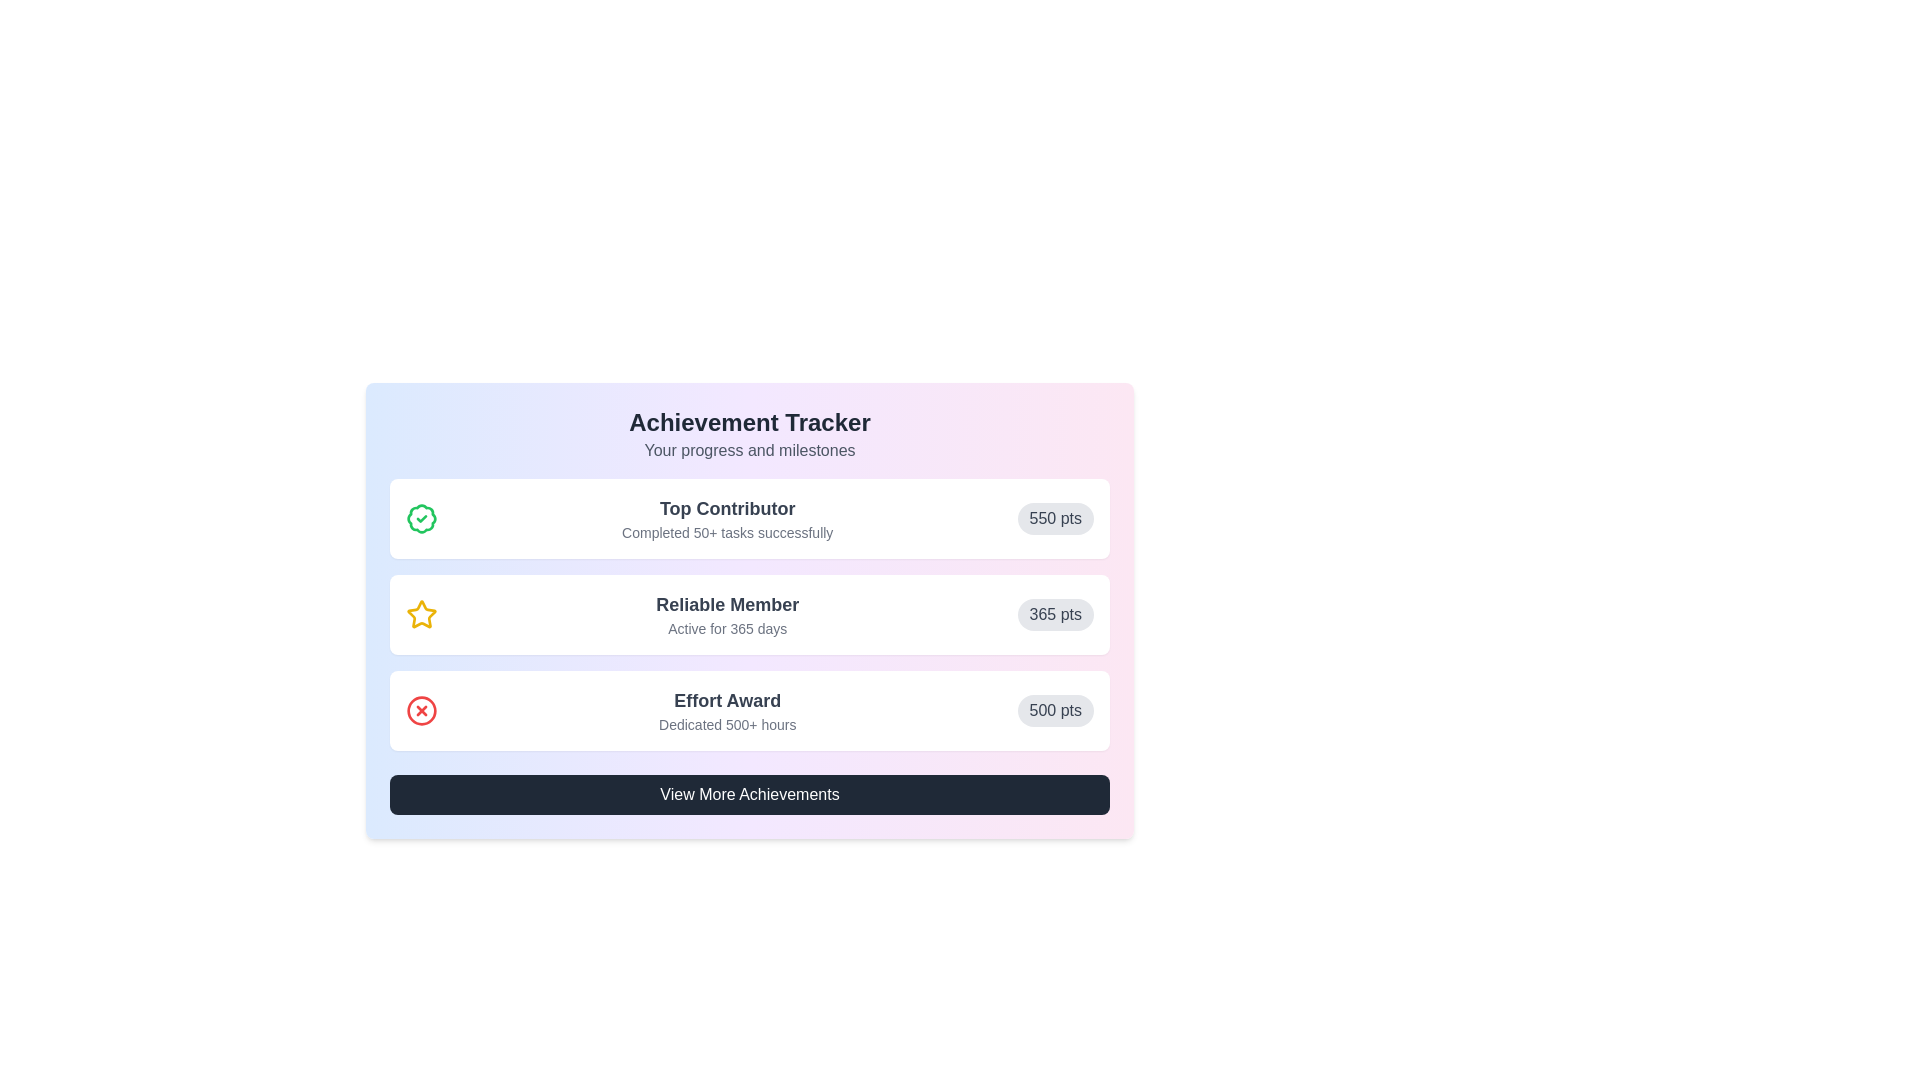 This screenshot has width=1920, height=1080. Describe the element at coordinates (421, 709) in the screenshot. I see `the error icon indicating the status of the 'Effort Award' achievement, located in the third section of the achievements list, aligned with 'Dedicated 500+ hours' and '500 pts'` at that location.